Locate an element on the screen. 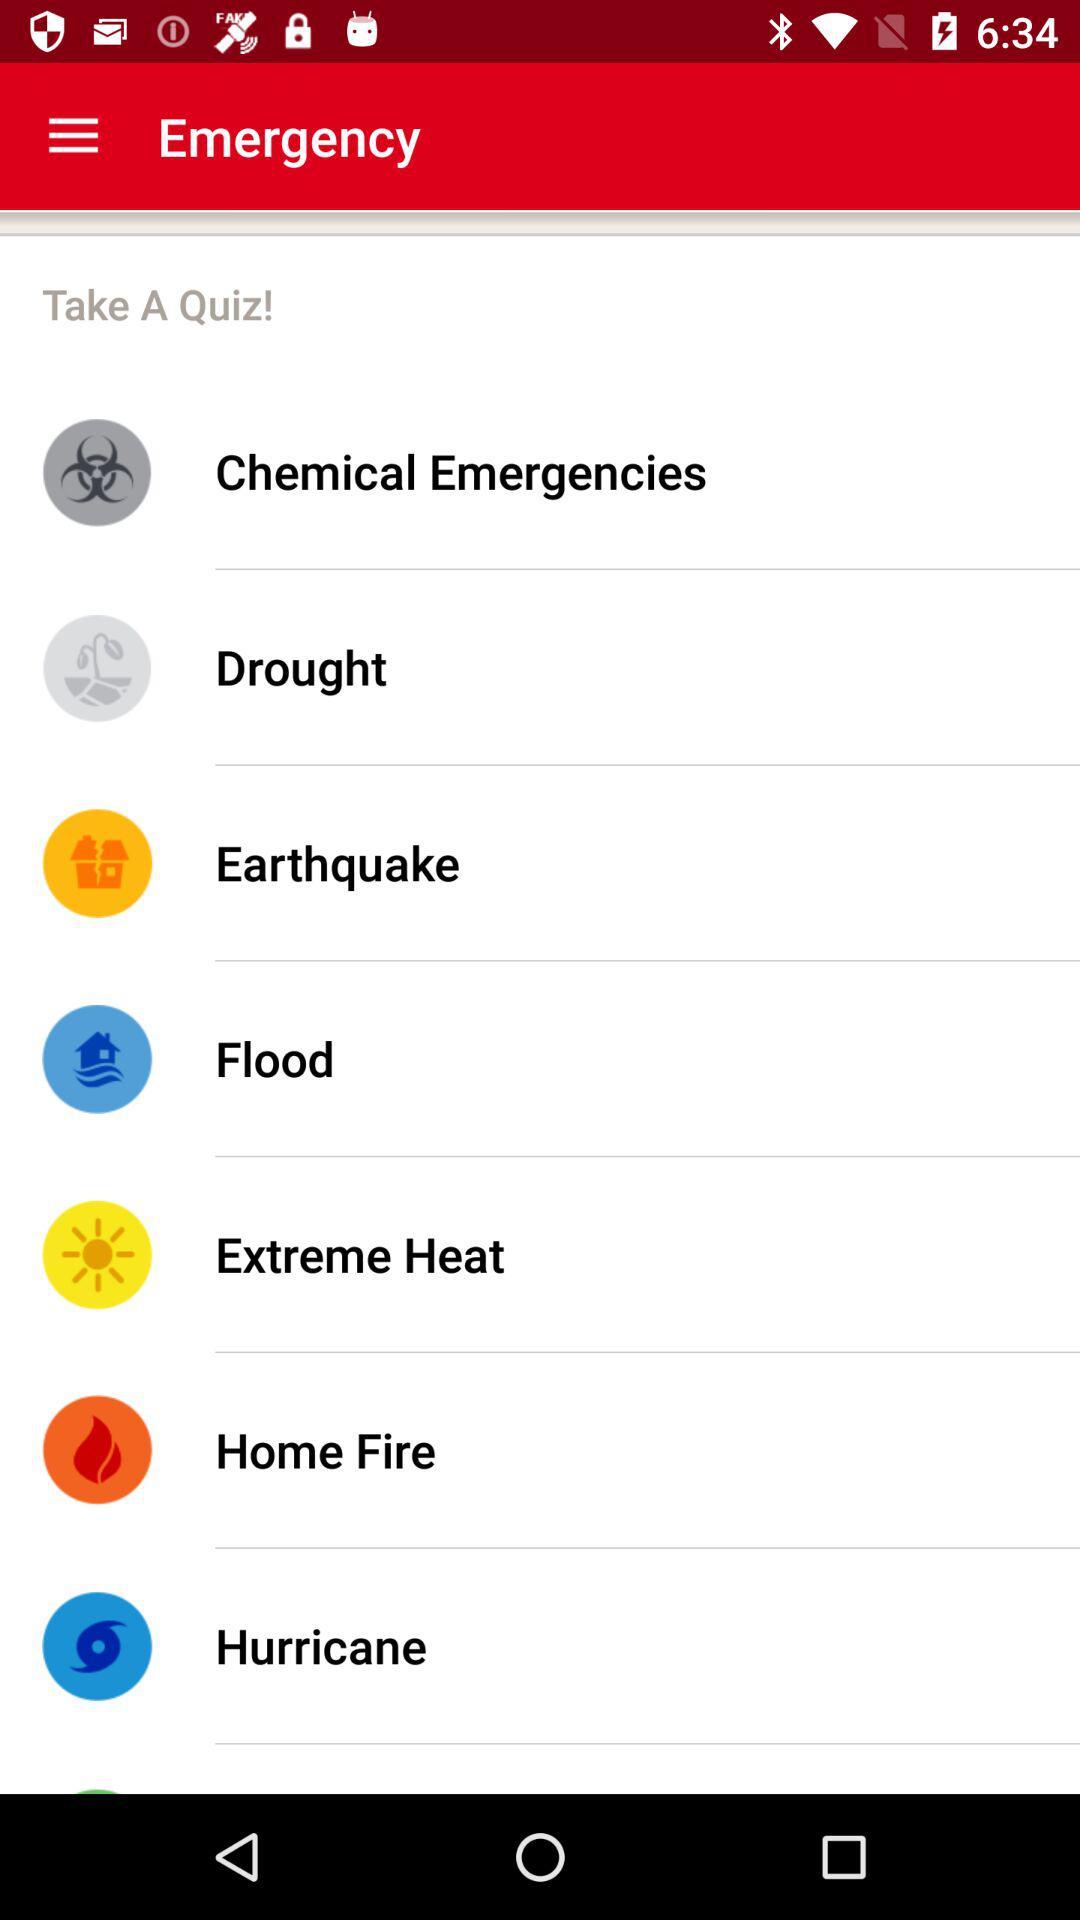  icon next to the emergency item is located at coordinates (72, 135).